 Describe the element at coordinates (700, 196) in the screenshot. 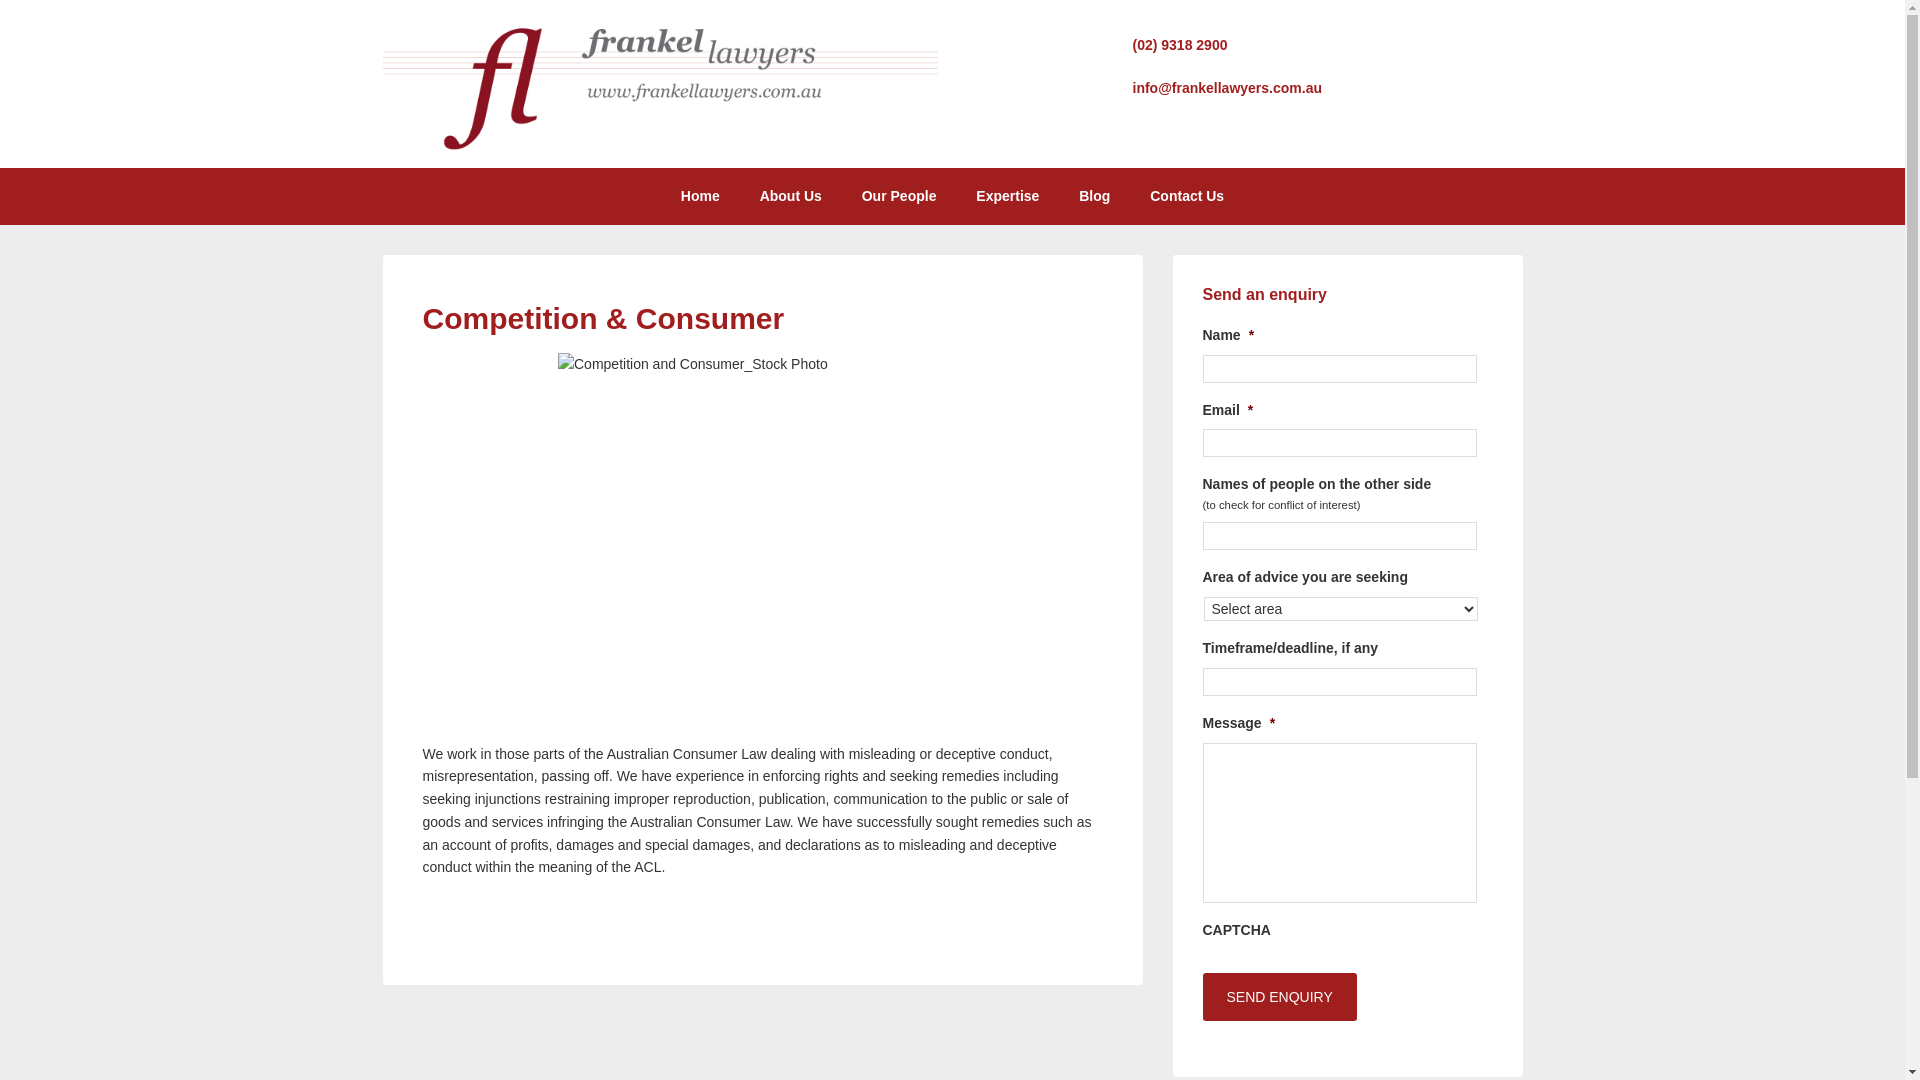

I see `'Home'` at that location.